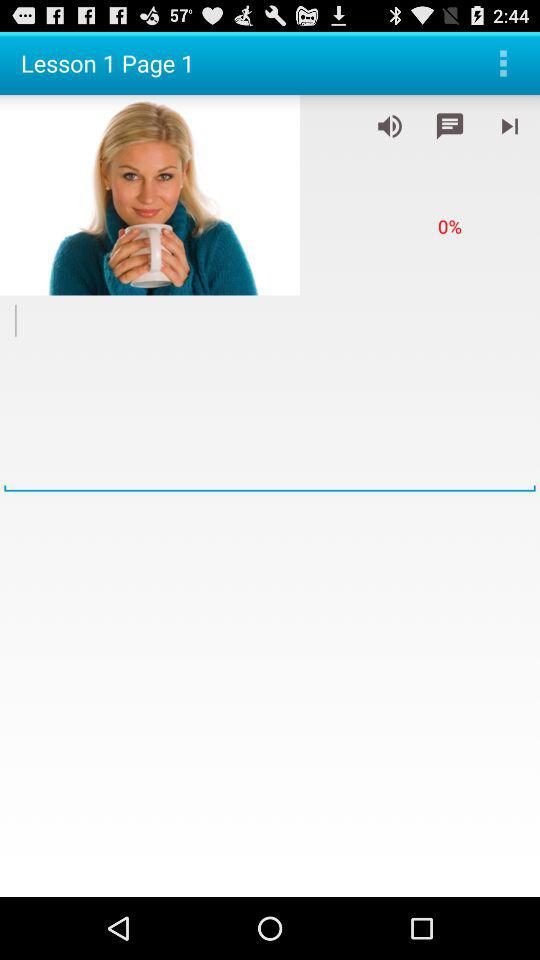 The width and height of the screenshot is (540, 960). What do you see at coordinates (389, 125) in the screenshot?
I see `control the volume` at bounding box center [389, 125].